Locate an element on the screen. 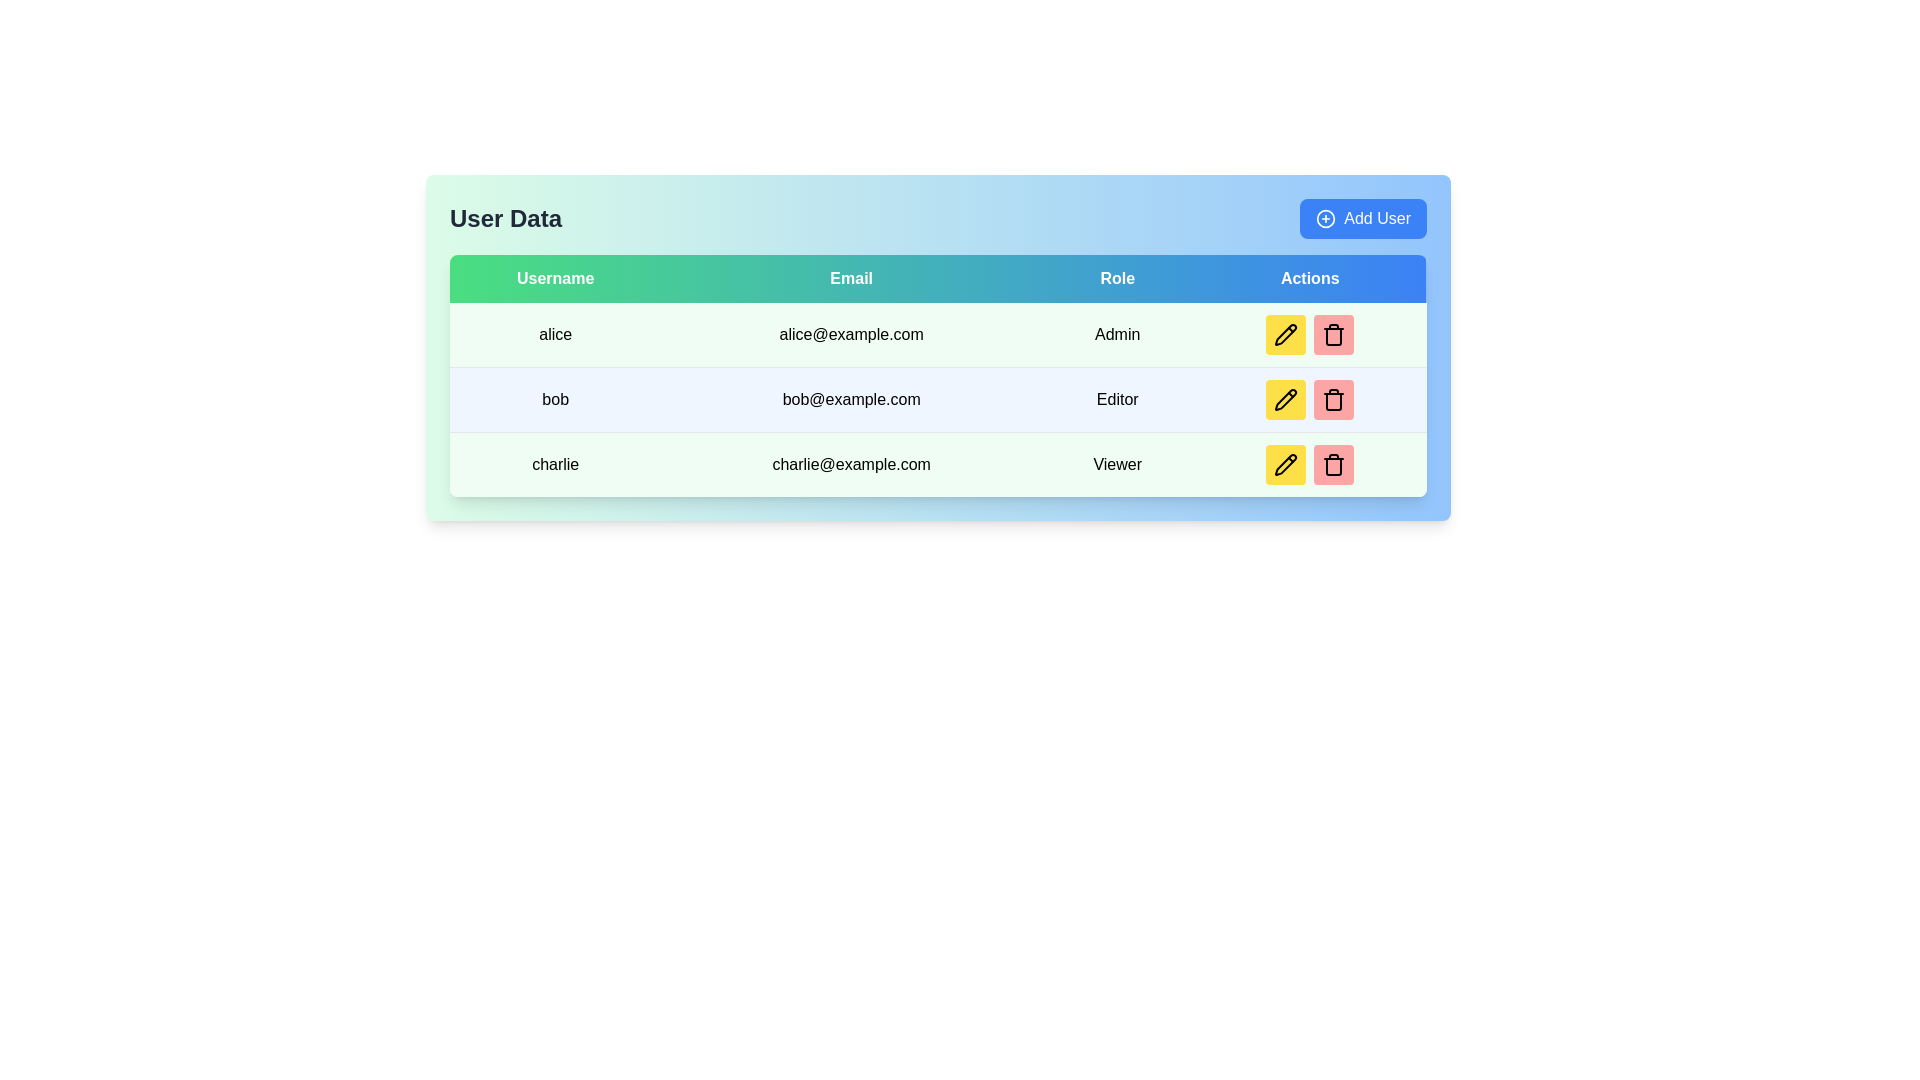  the small circular icon with a plus sign ('+') located inside the 'Add User' button, positioned to the left of the 'Add User' text is located at coordinates (1326, 219).